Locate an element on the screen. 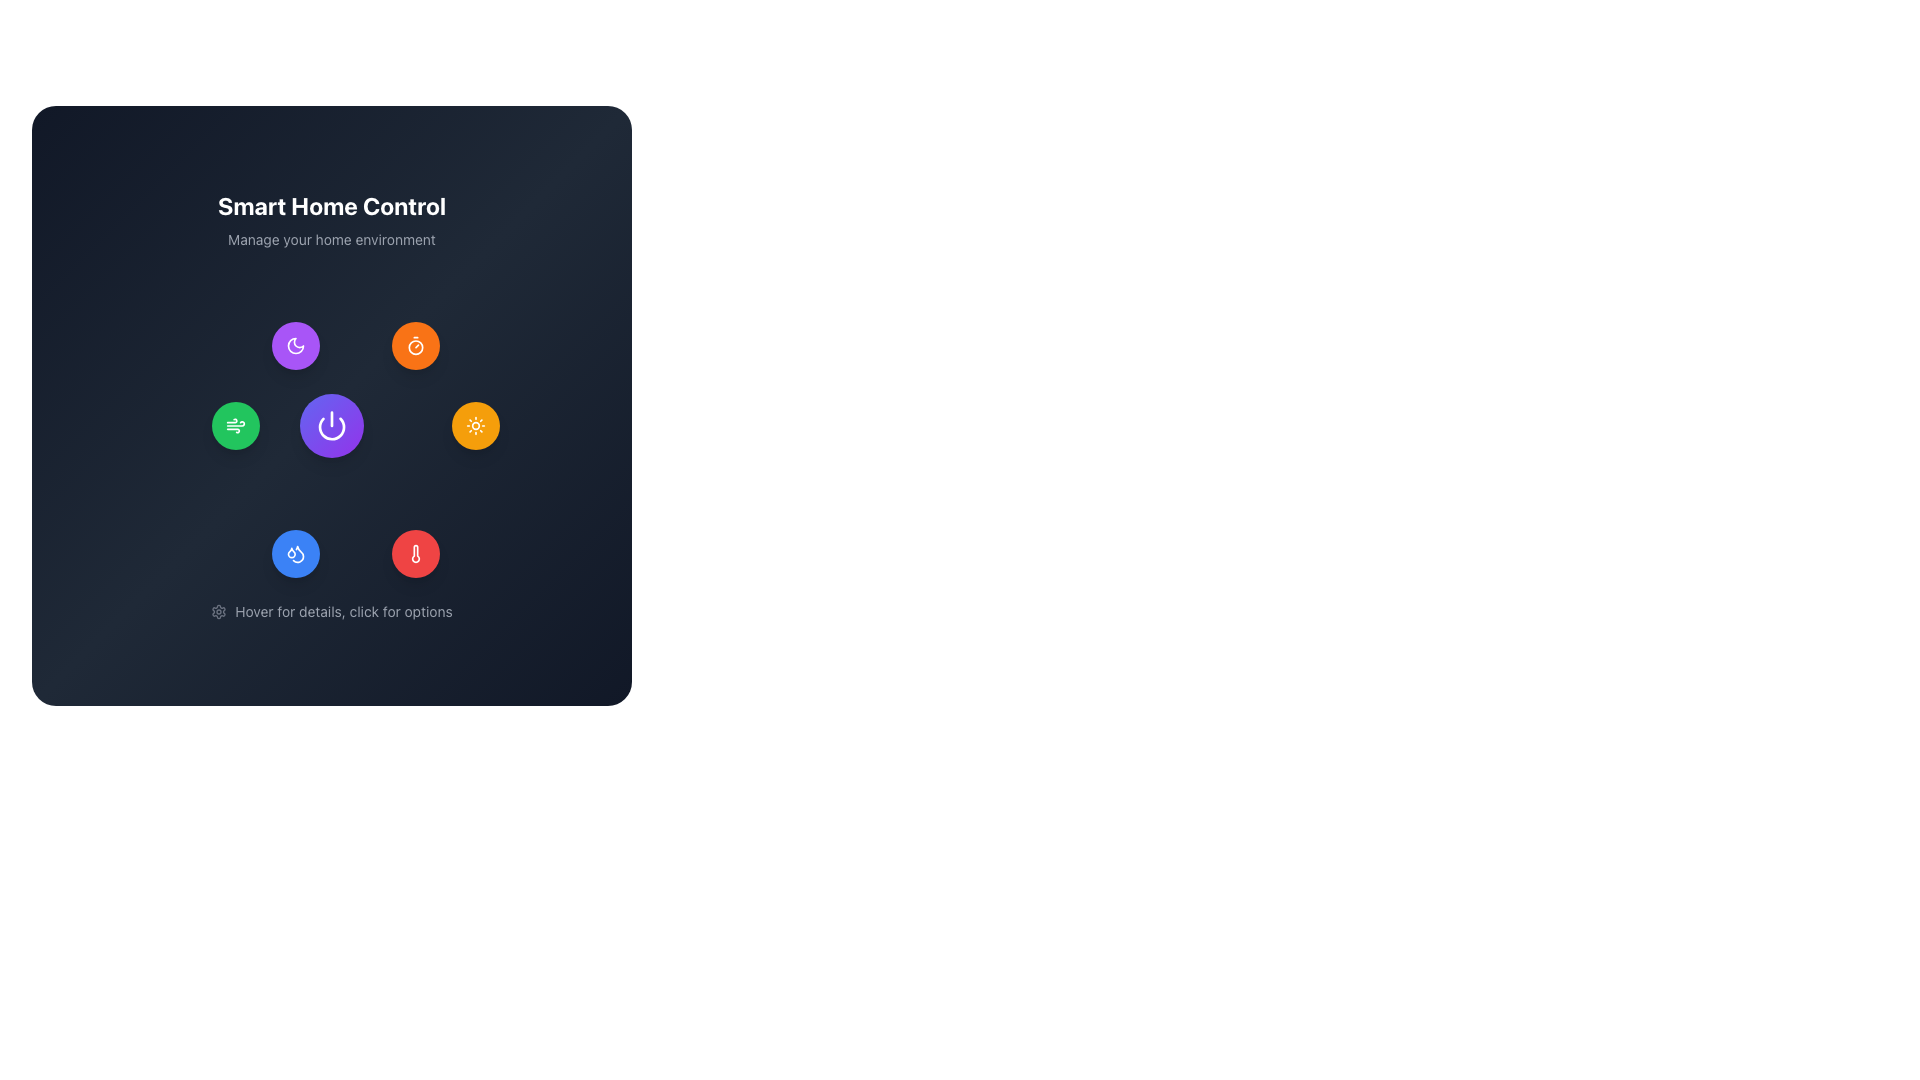  the central part of the orange icon represented by the Circle SVG component located at the top-right of the circular layout of icons is located at coordinates (415, 346).